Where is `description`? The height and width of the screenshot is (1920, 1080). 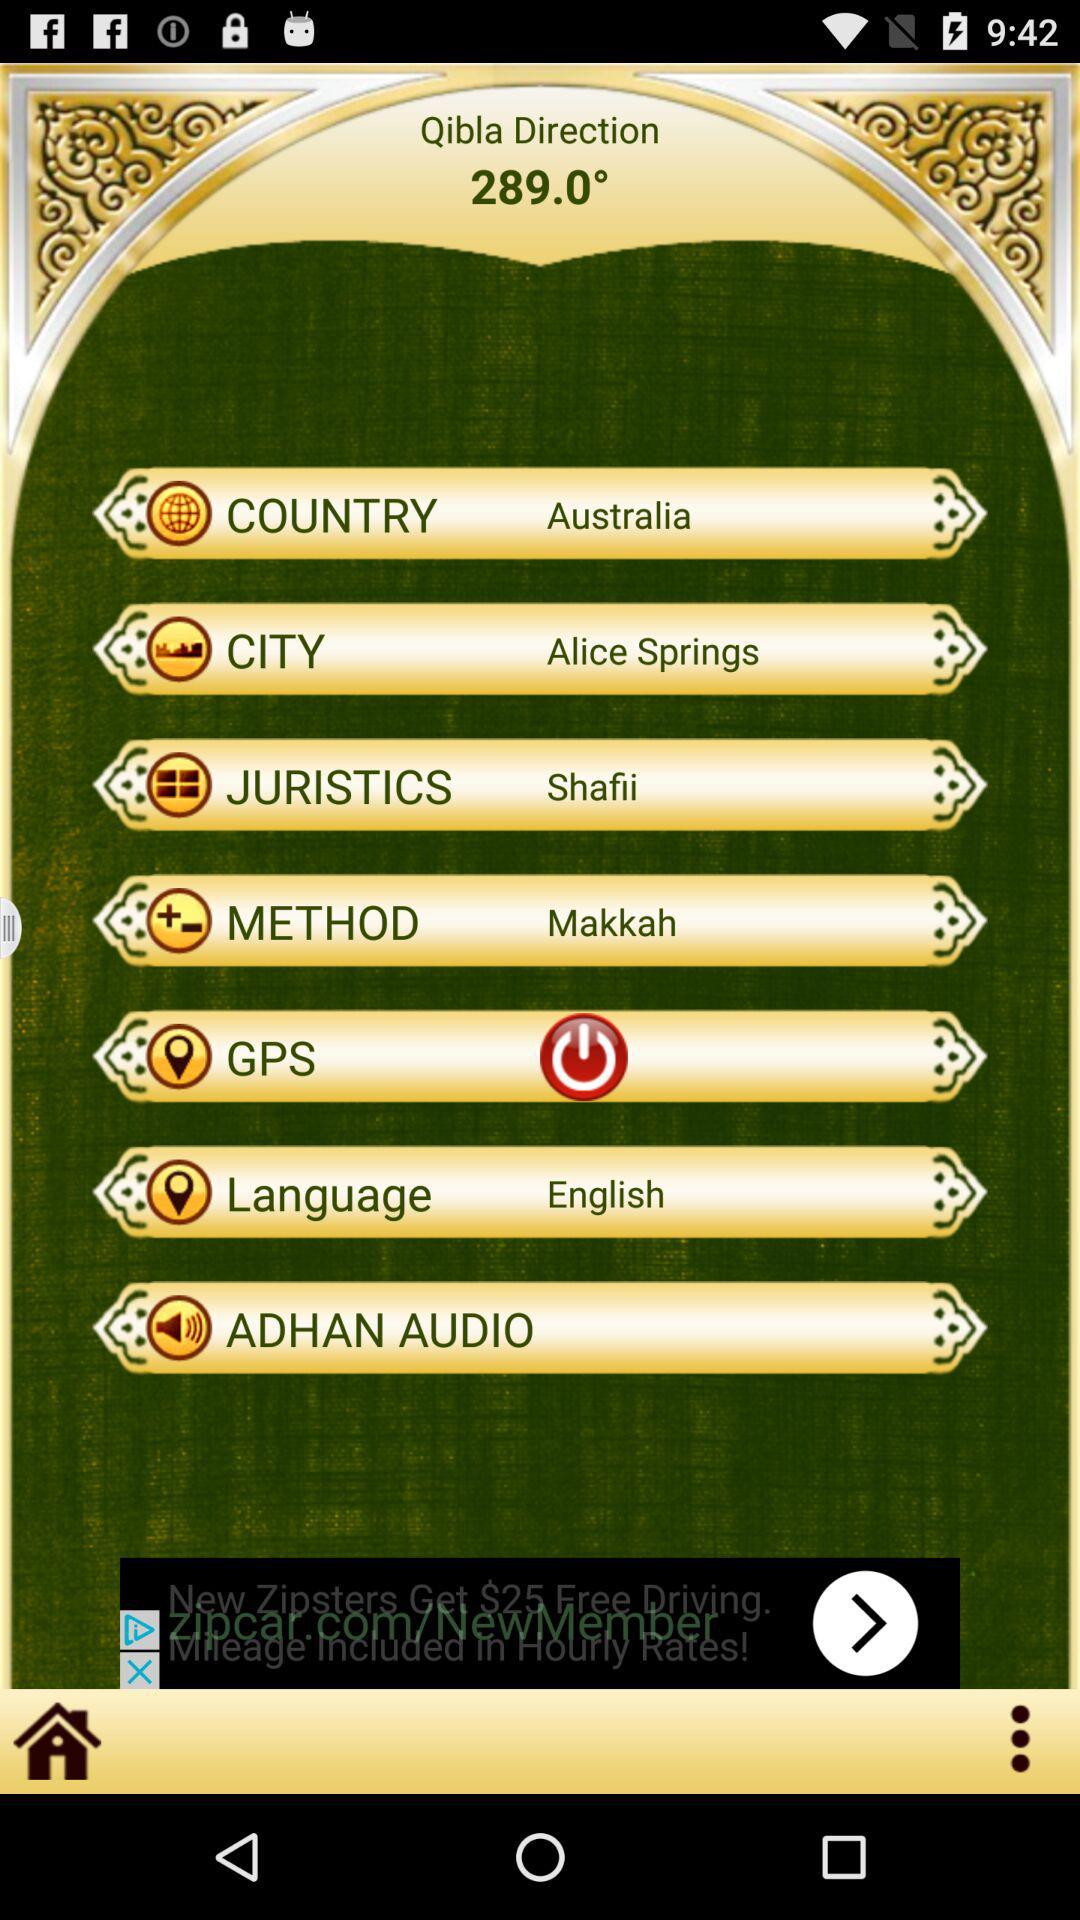
description is located at coordinates (23, 927).